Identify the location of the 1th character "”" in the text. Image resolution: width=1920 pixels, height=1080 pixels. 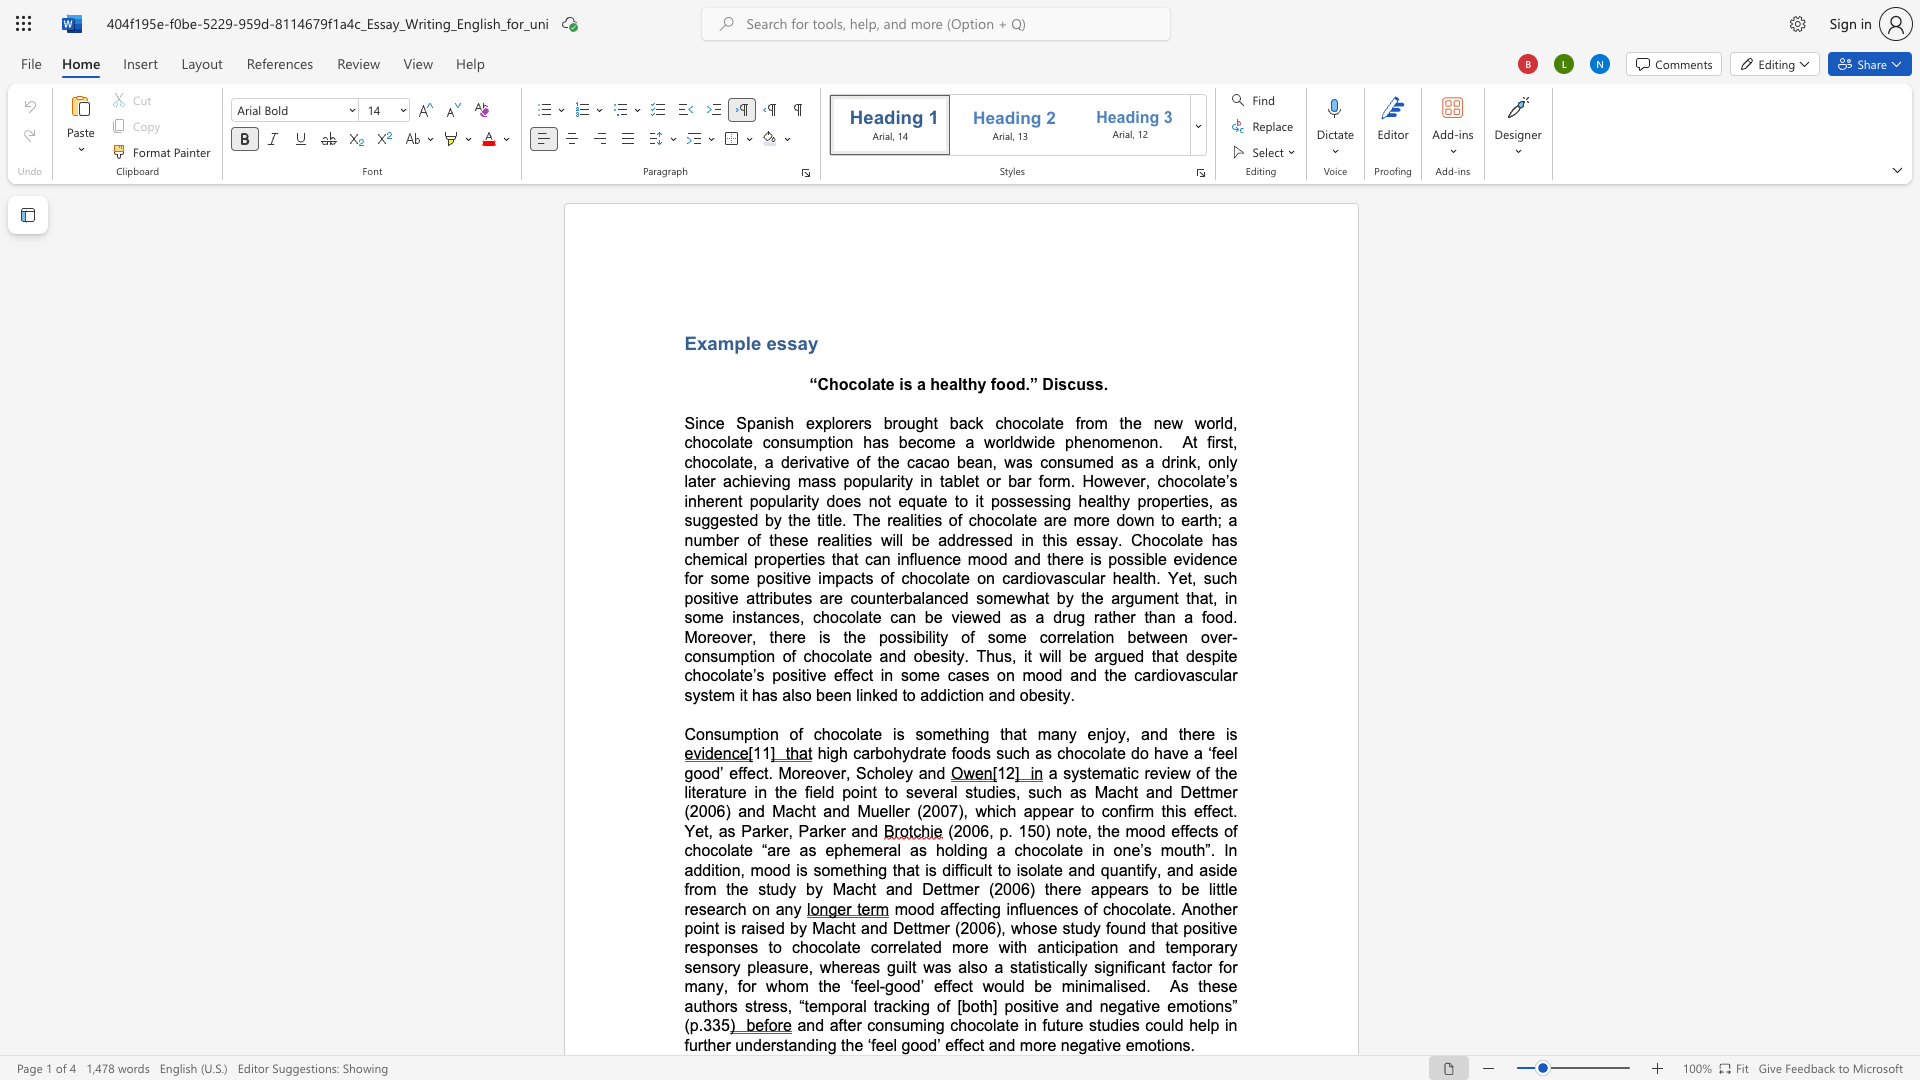
(1033, 384).